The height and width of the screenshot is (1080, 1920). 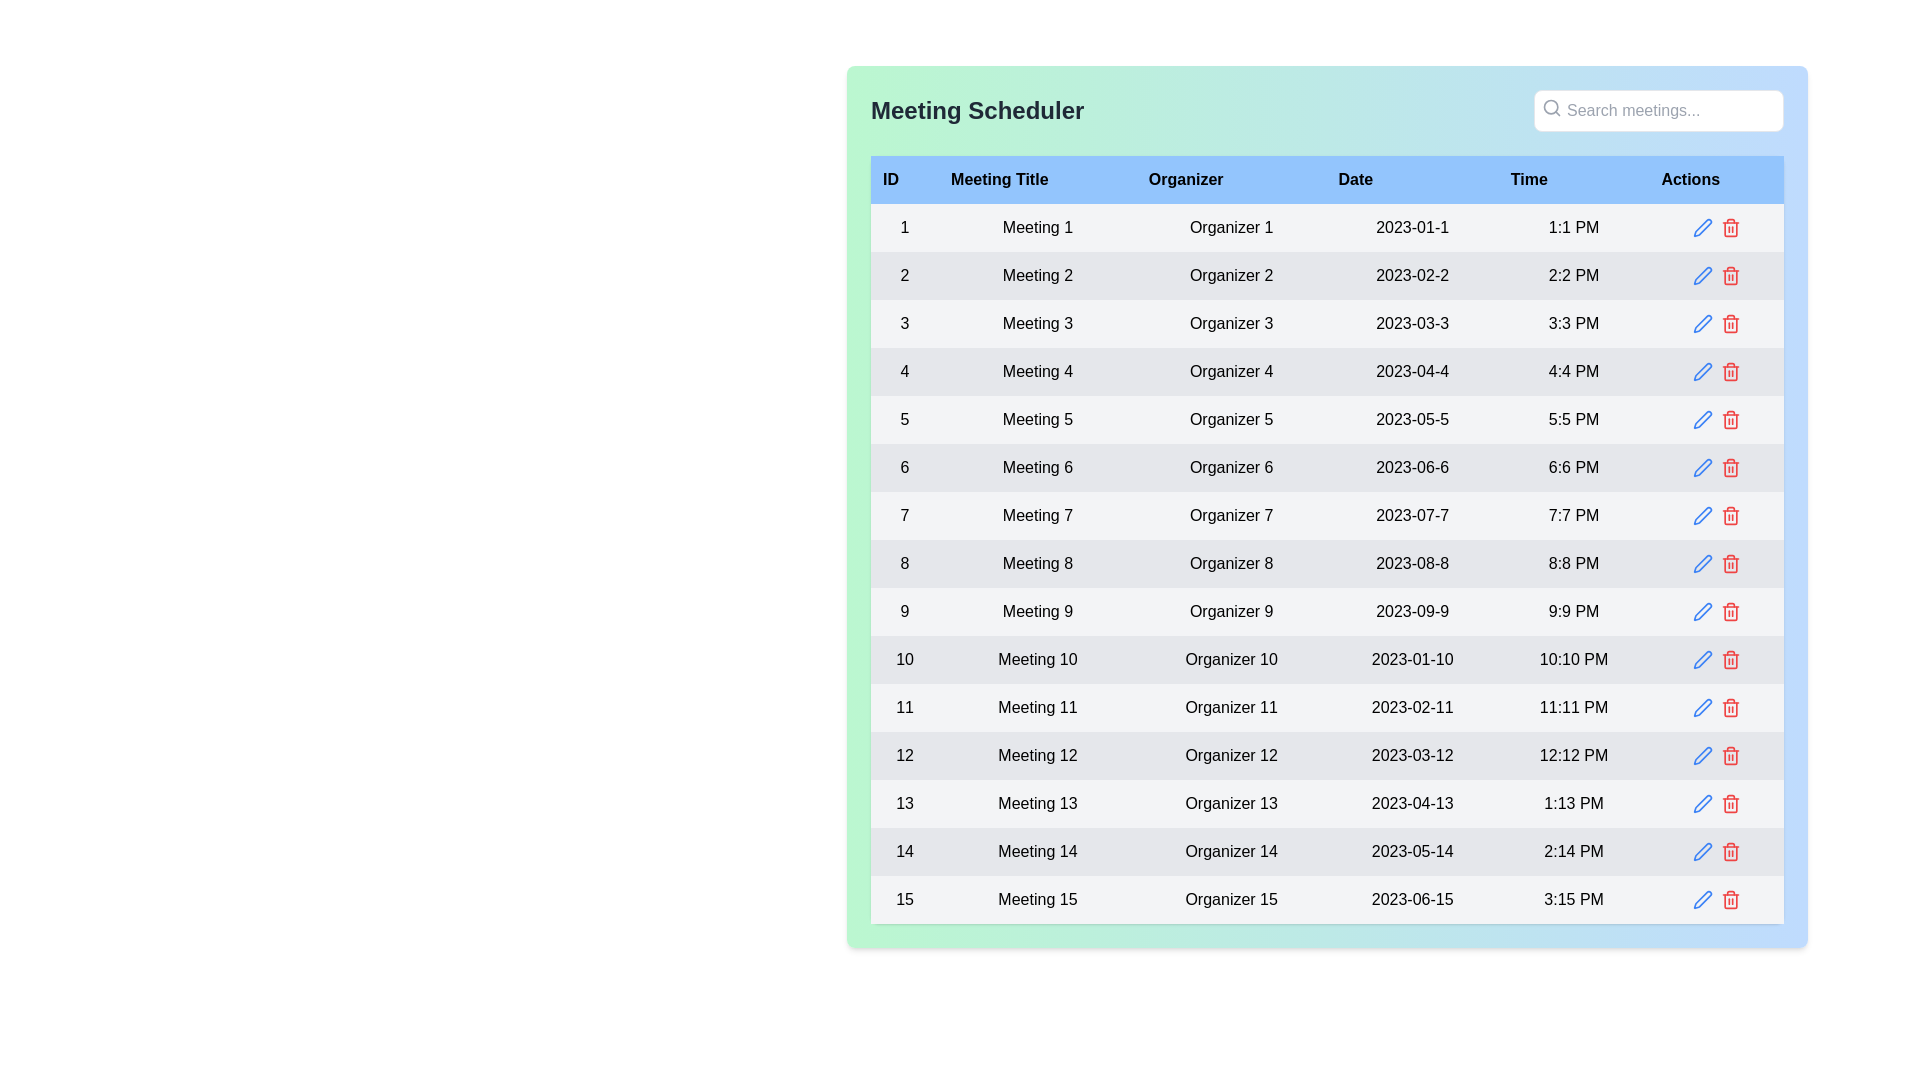 What do you see at coordinates (1411, 898) in the screenshot?
I see `on the date text displayed in the fourth cell of the last row under the 'Date' heading in the 'Meeting Scheduler' table` at bounding box center [1411, 898].